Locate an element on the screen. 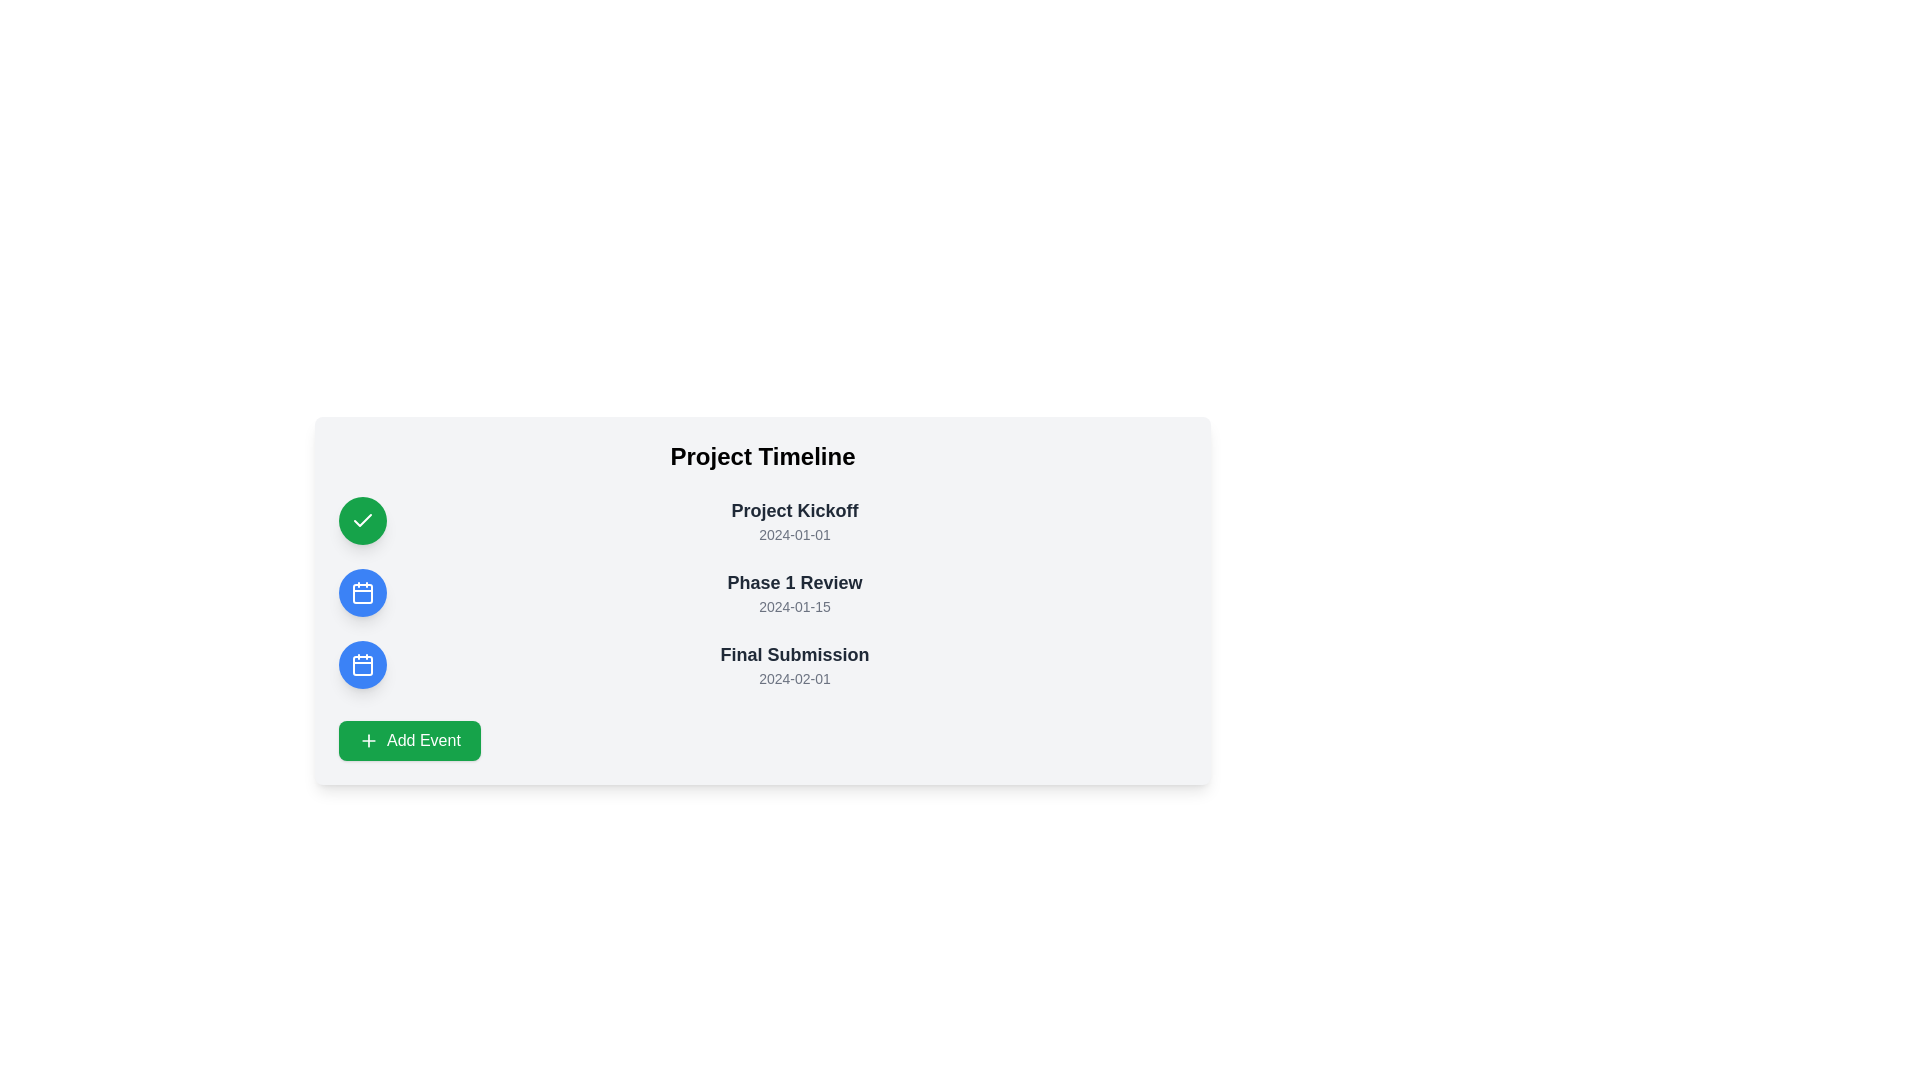 This screenshot has height=1080, width=1920. the second icon in the left sidebar that serves as a visual indicator for calendar-related features is located at coordinates (363, 592).